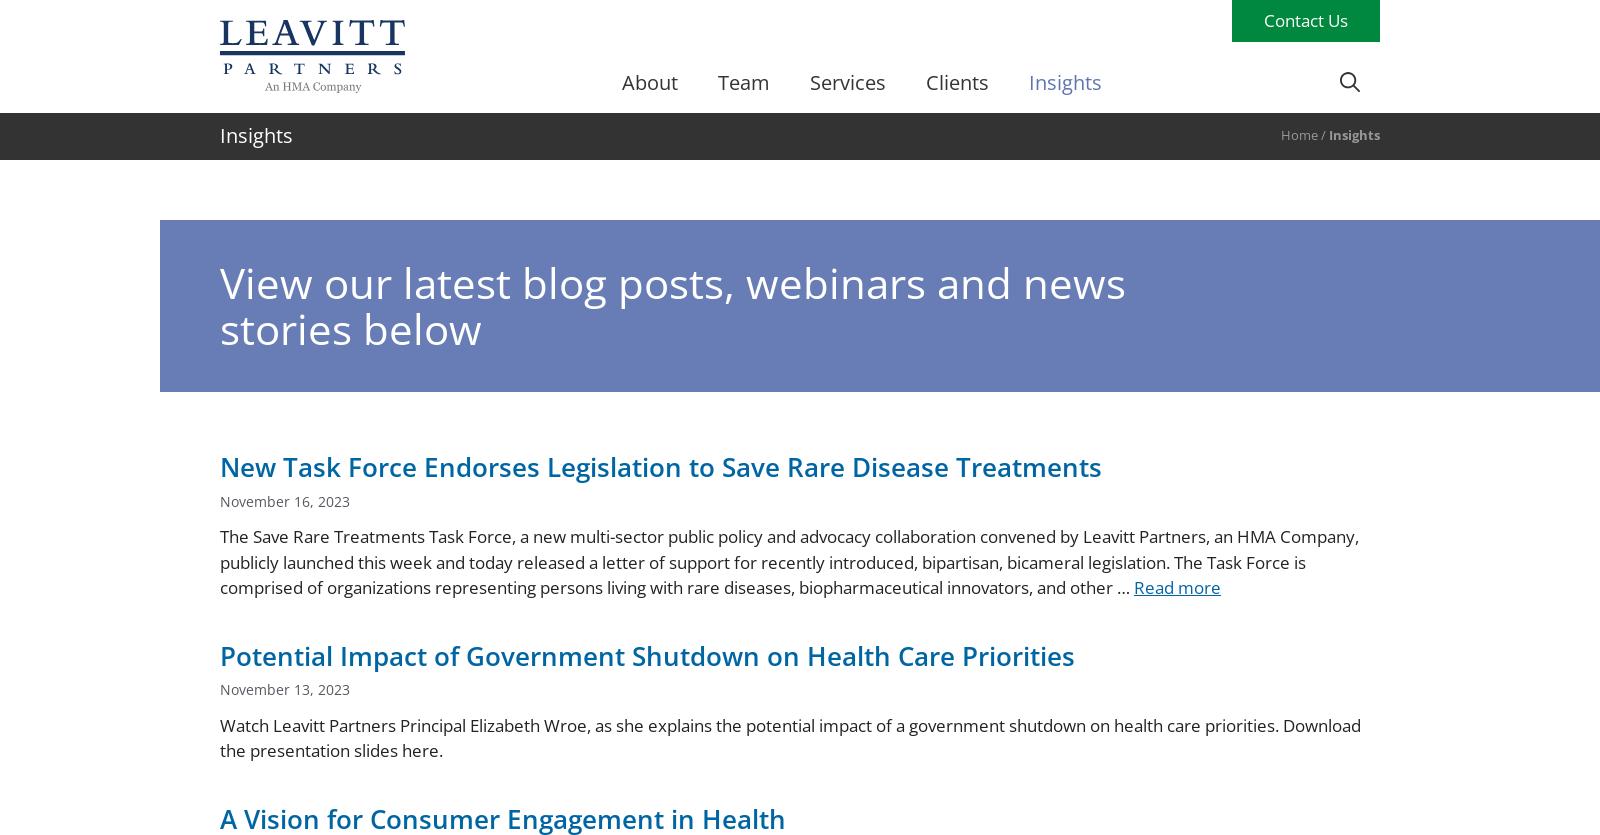 The width and height of the screenshot is (1600, 835). Describe the element at coordinates (664, 466) in the screenshot. I see `'New Task Force Endorses Legislation to Save Rare Disease Treatments'` at that location.